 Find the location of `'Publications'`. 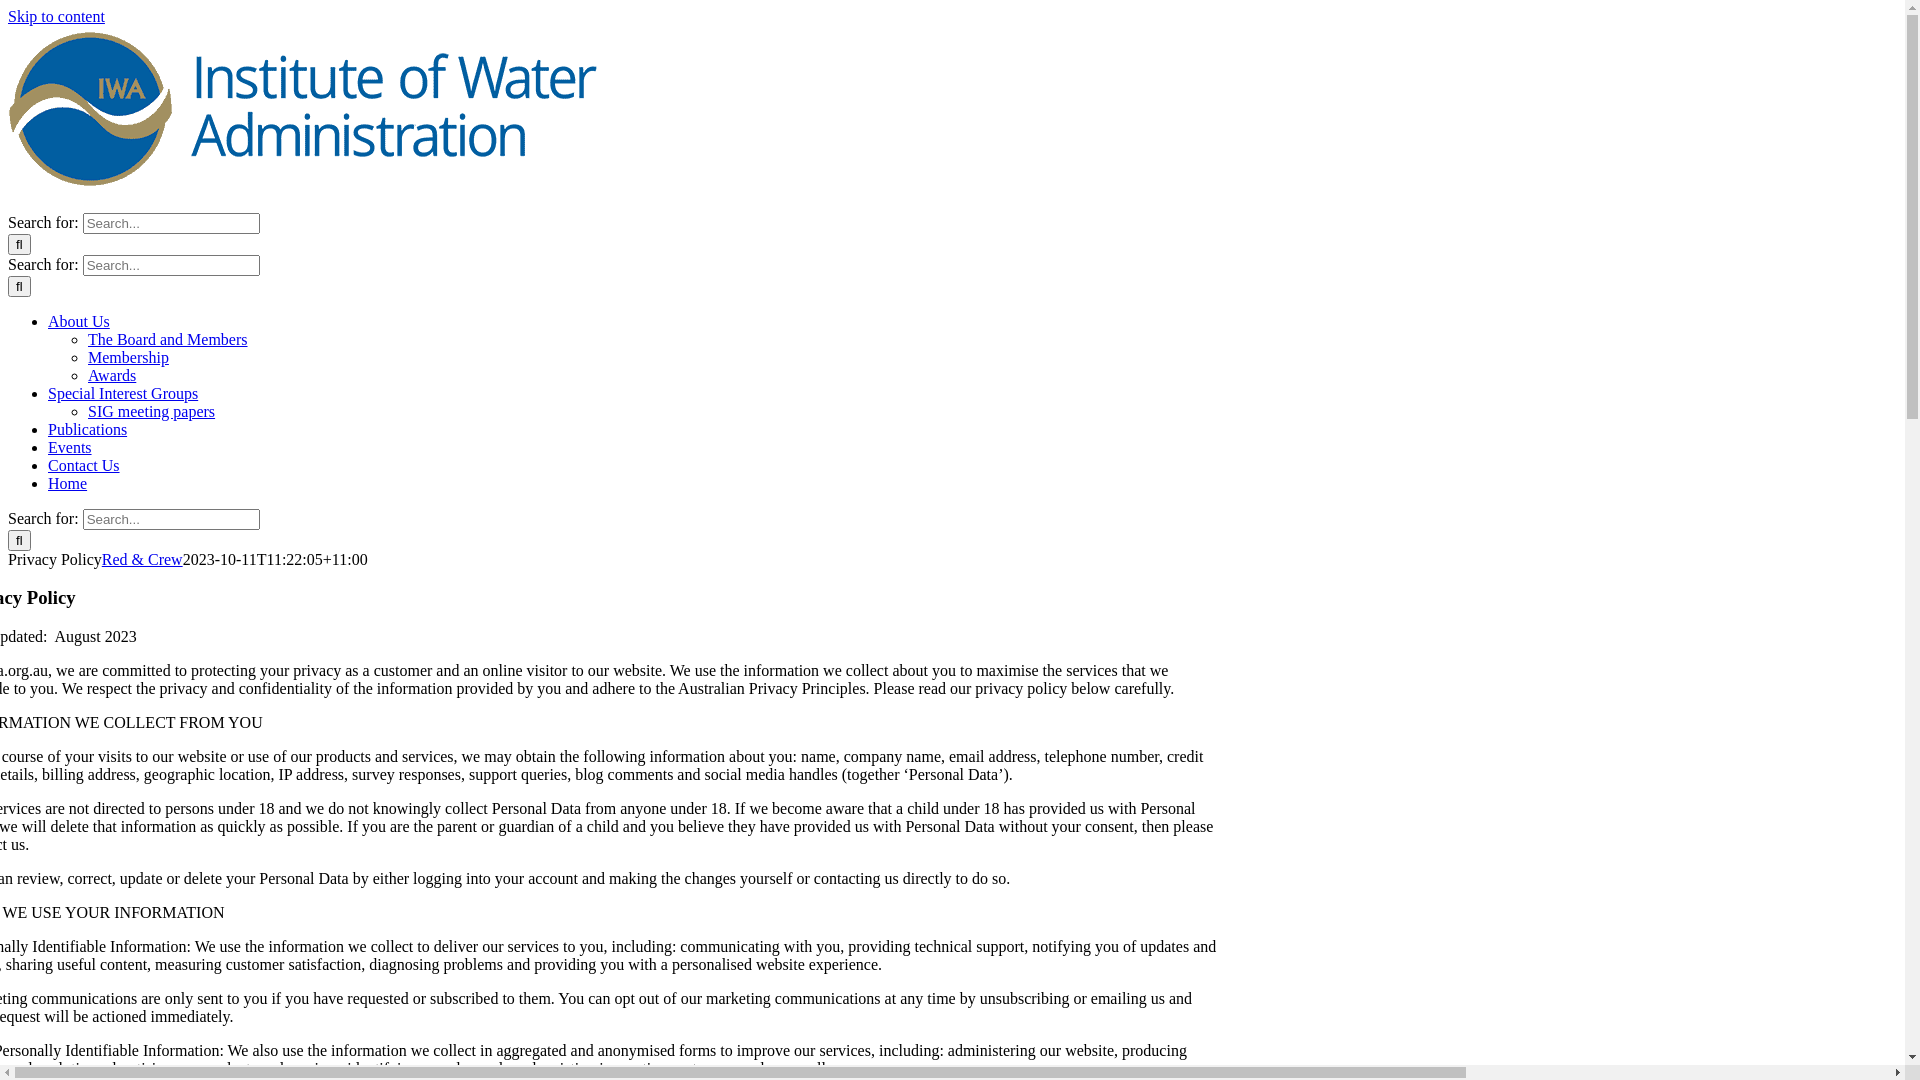

'Publications' is located at coordinates (48, 428).